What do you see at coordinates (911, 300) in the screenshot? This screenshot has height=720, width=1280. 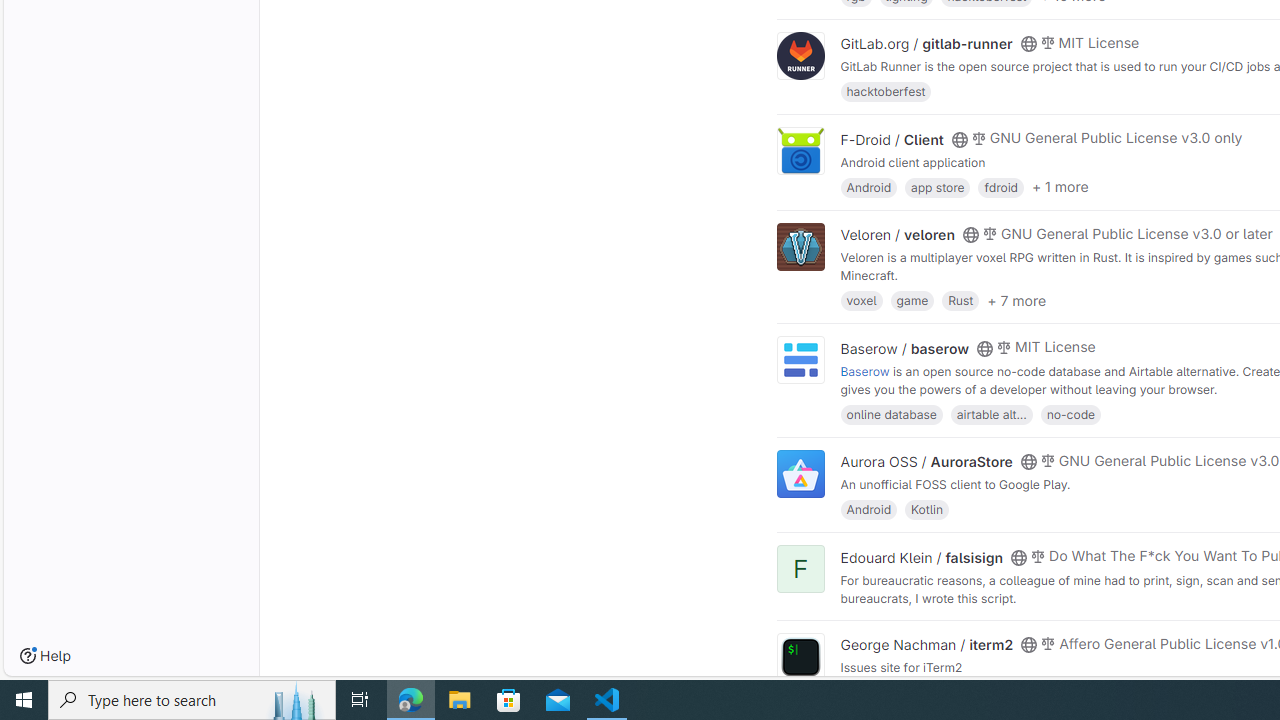 I see `'game'` at bounding box center [911, 300].